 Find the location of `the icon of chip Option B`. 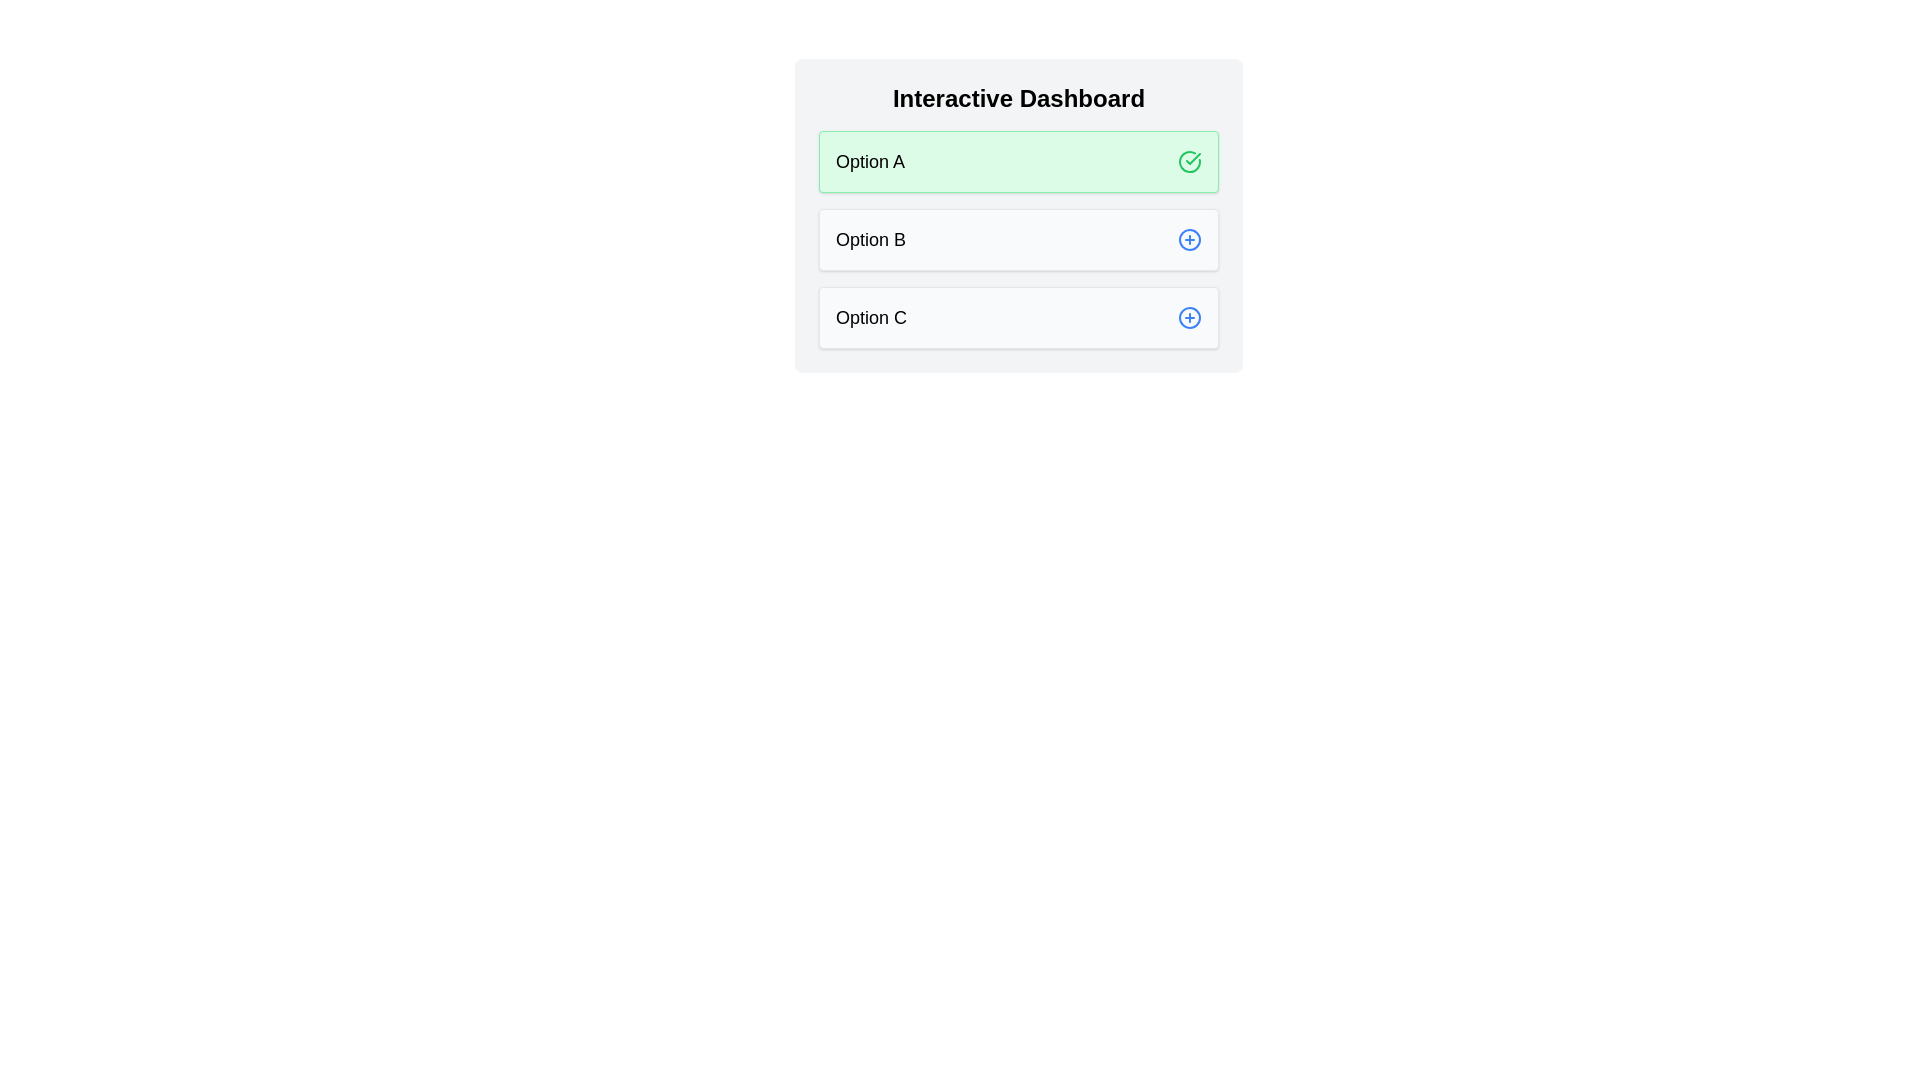

the icon of chip Option B is located at coordinates (1190, 238).